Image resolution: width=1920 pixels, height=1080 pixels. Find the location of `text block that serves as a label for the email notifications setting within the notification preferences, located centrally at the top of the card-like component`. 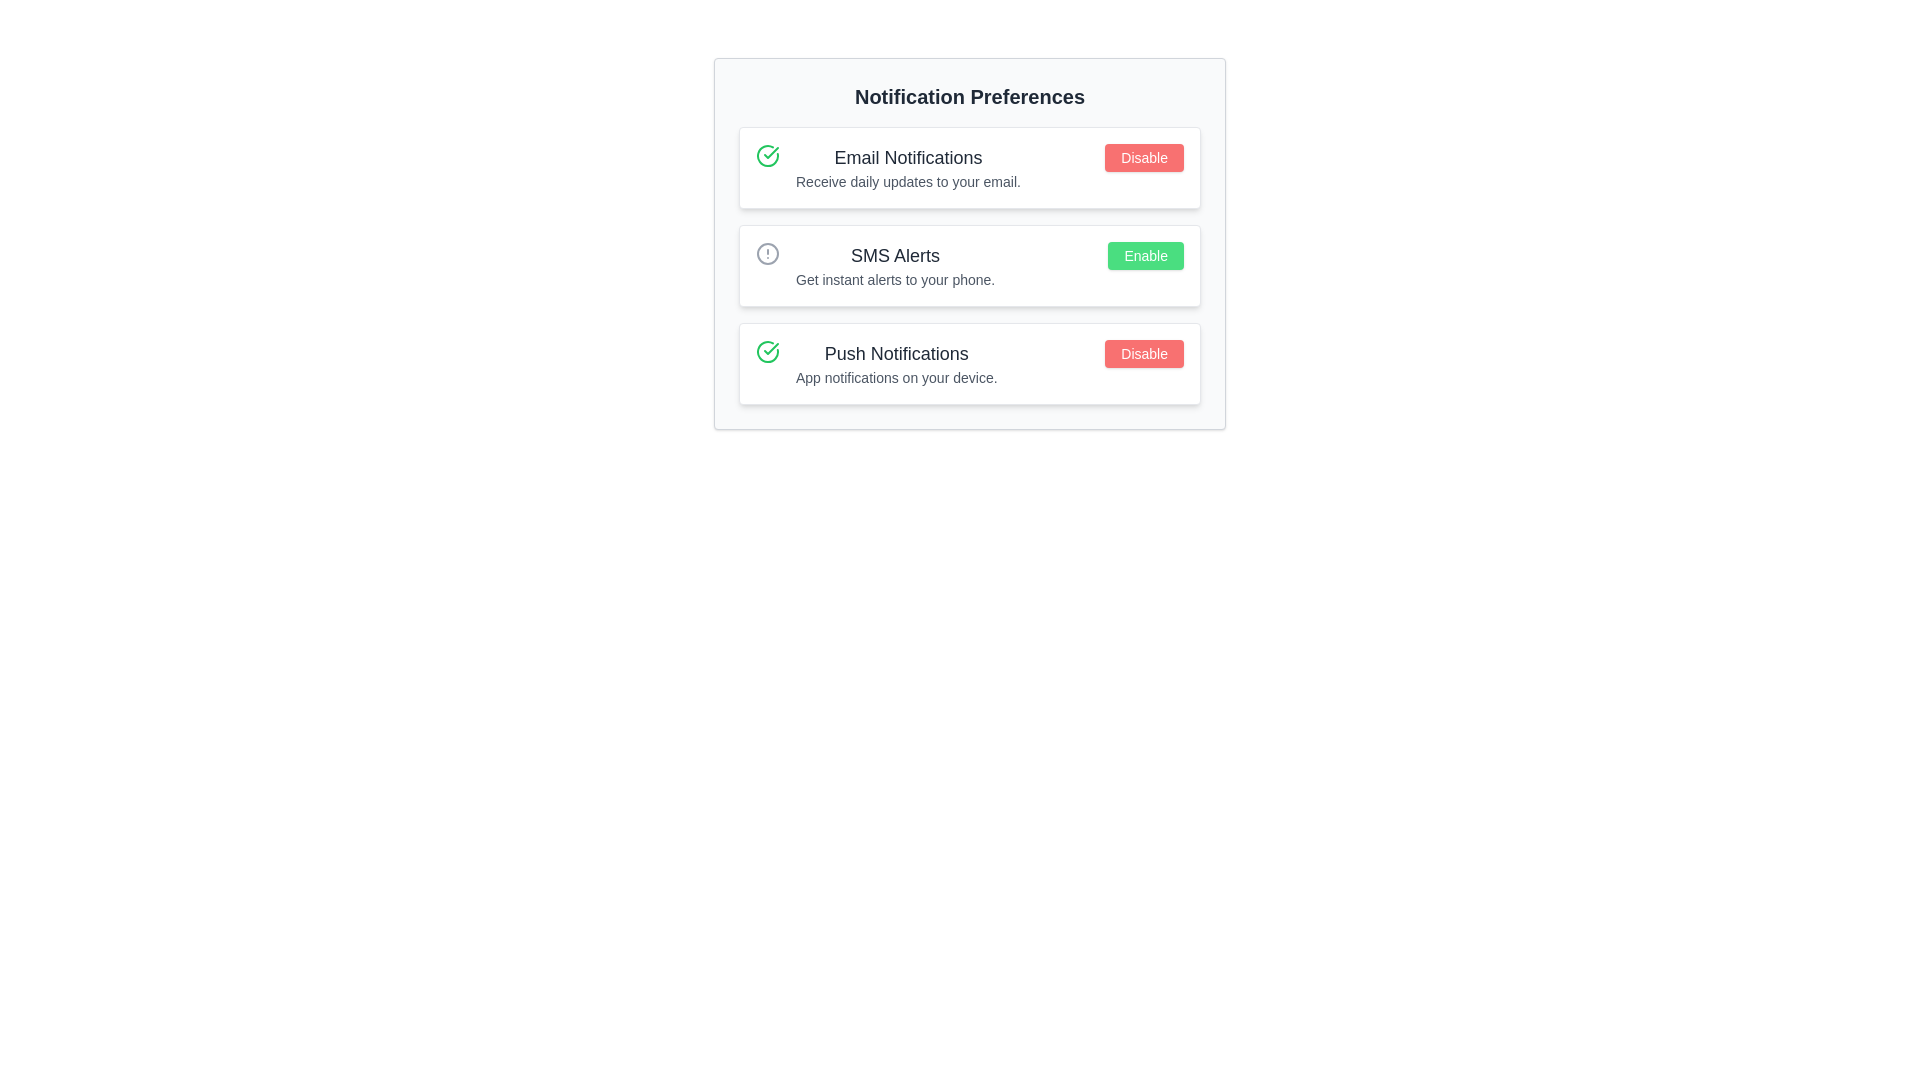

text block that serves as a label for the email notifications setting within the notification preferences, located centrally at the top of the card-like component is located at coordinates (907, 167).